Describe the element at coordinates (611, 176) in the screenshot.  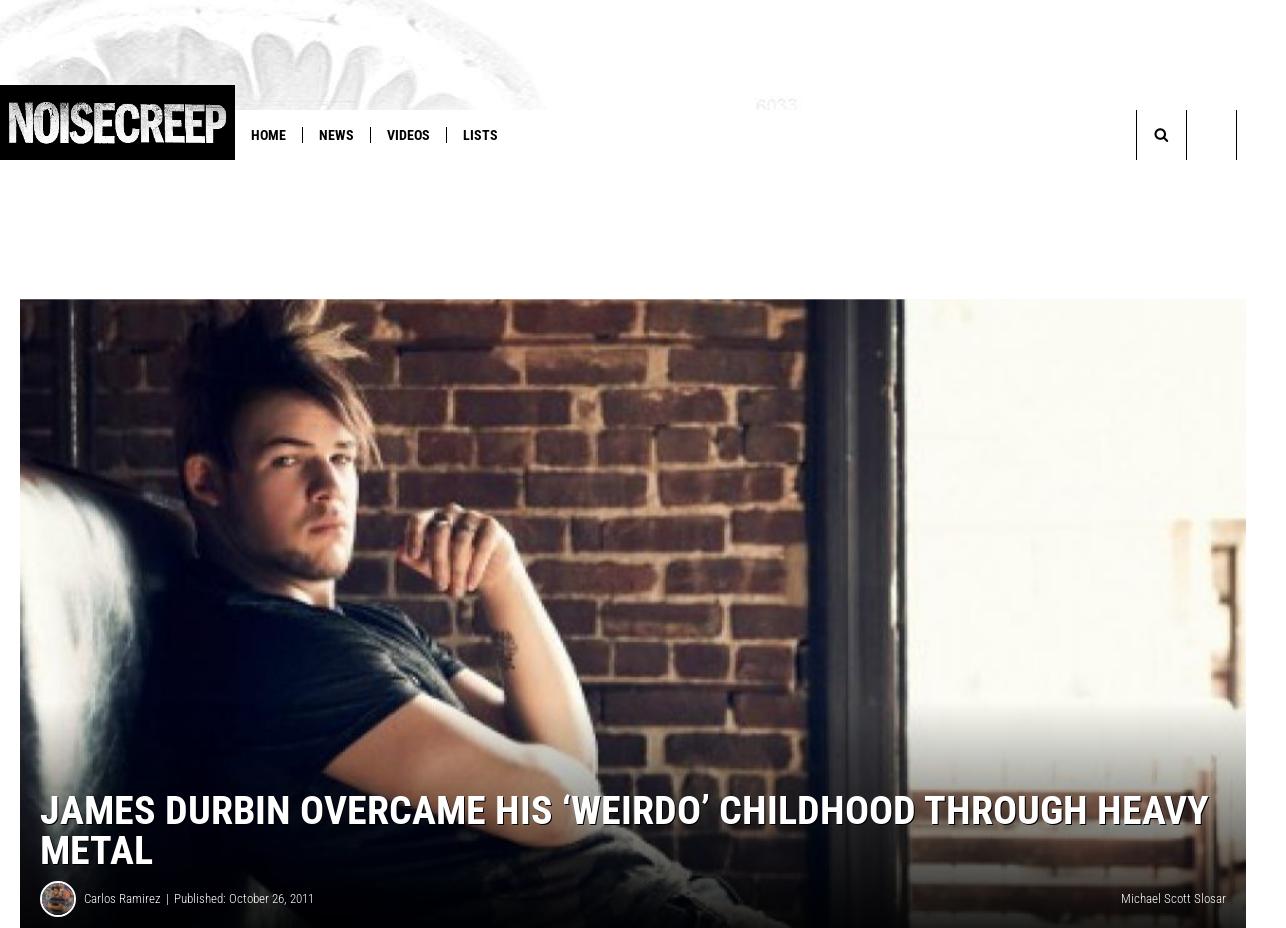
I see `'Slipknot'` at that location.